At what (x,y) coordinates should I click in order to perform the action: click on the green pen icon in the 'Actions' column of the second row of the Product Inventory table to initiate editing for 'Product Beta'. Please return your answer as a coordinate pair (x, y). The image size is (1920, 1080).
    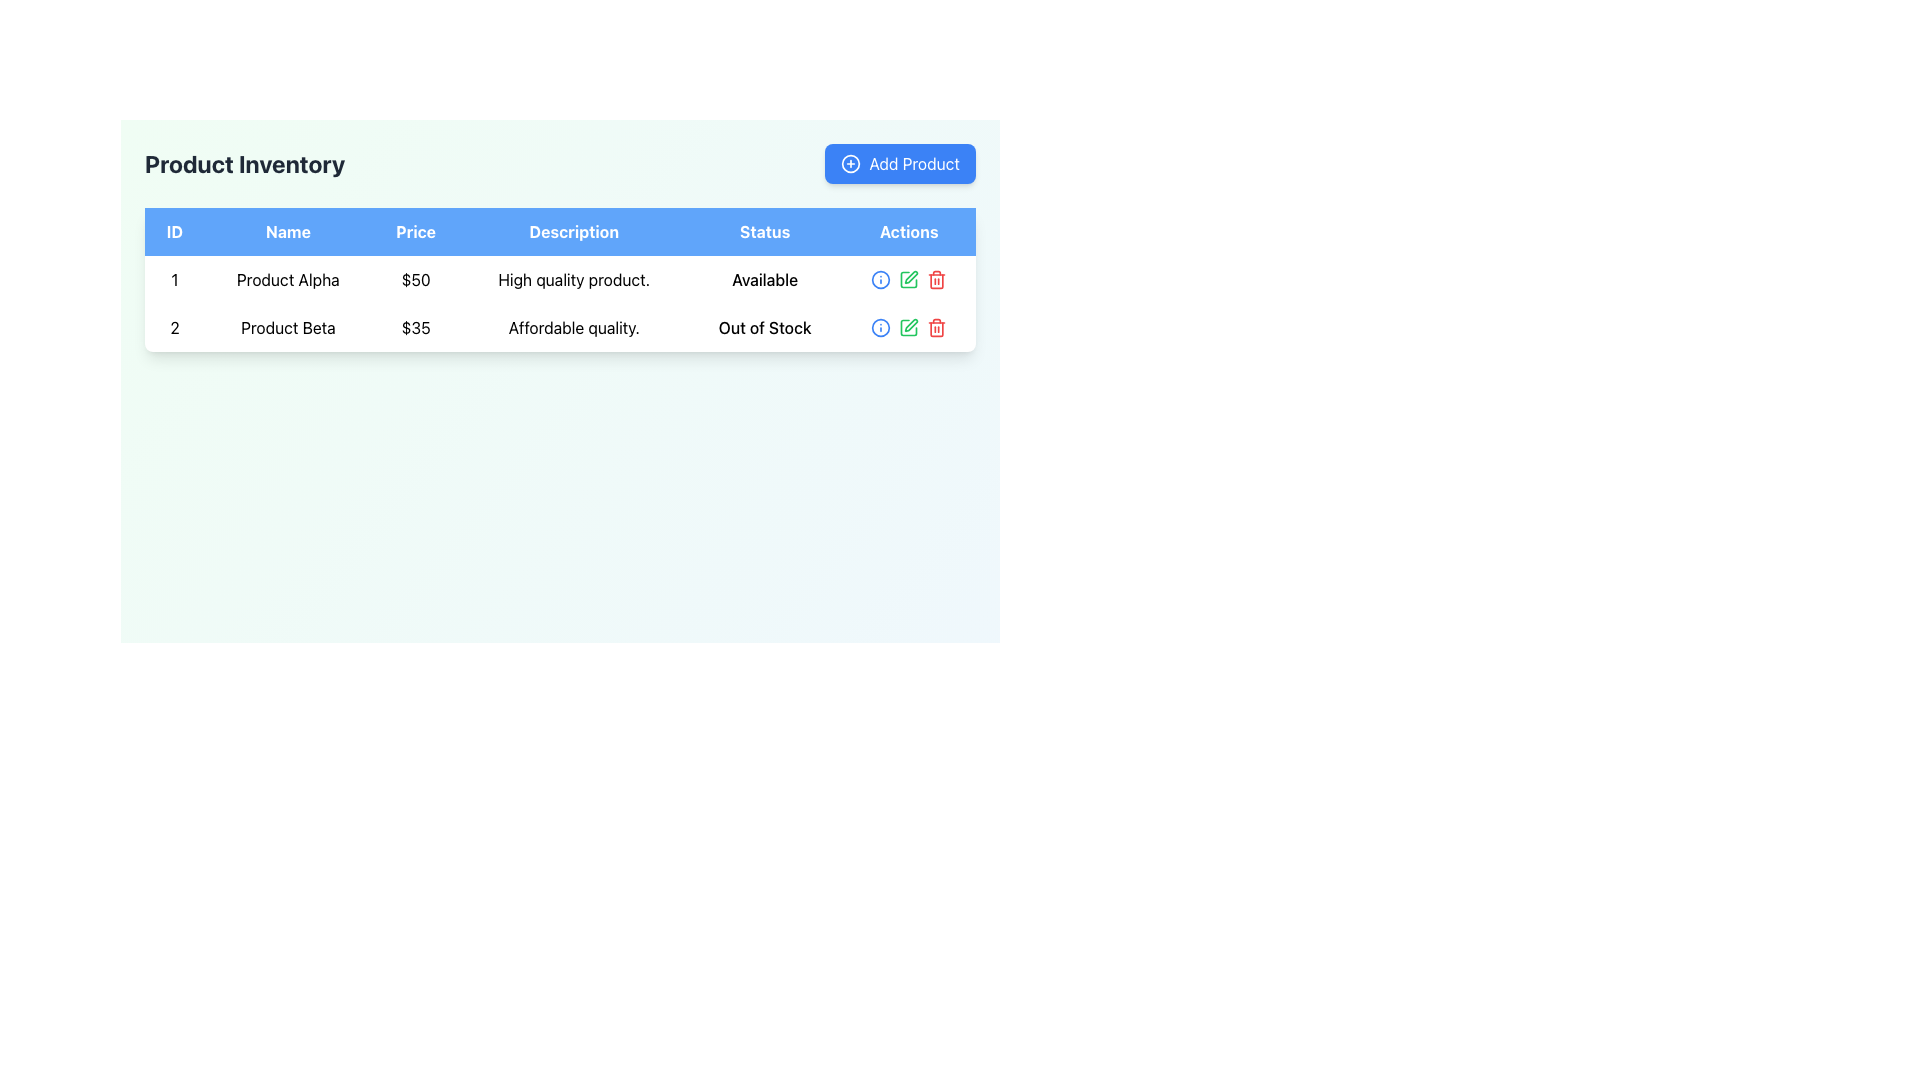
    Looking at the image, I should click on (908, 326).